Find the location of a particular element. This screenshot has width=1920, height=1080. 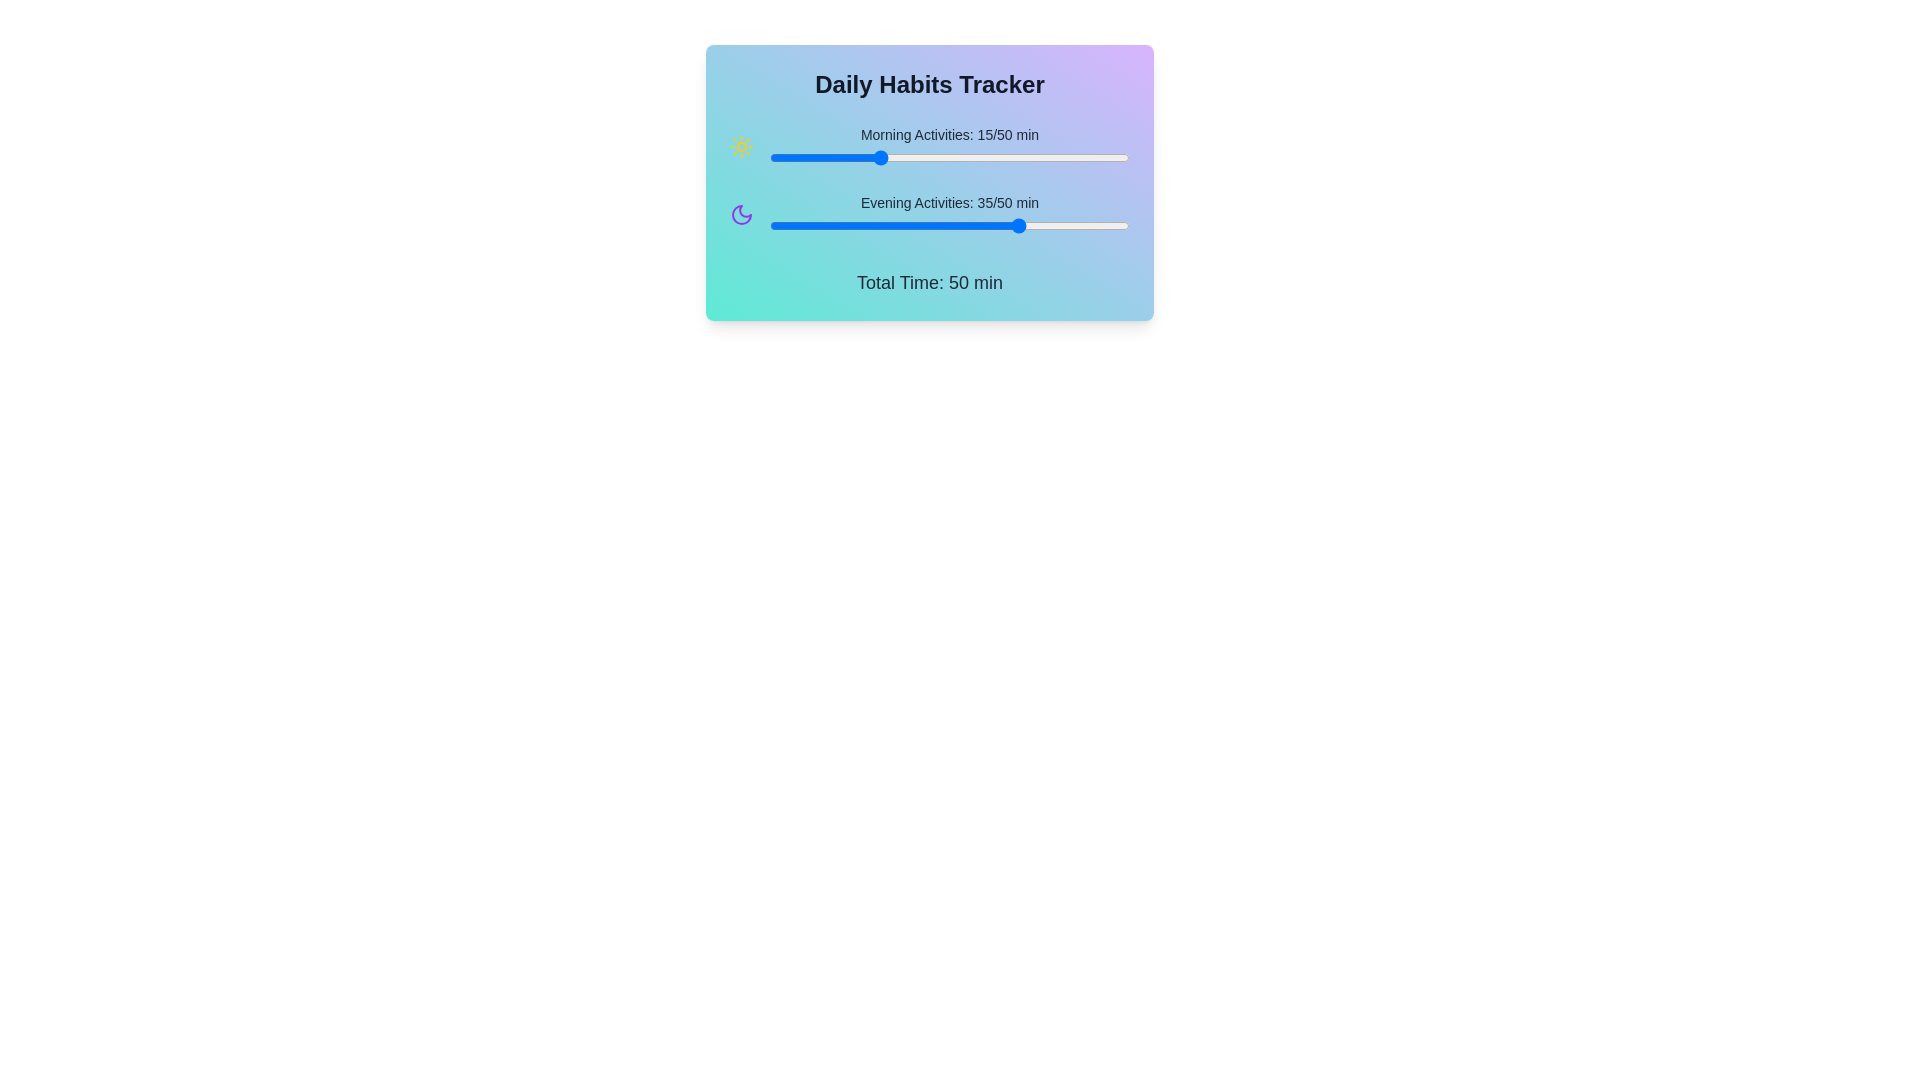

evening activity time is located at coordinates (1078, 225).